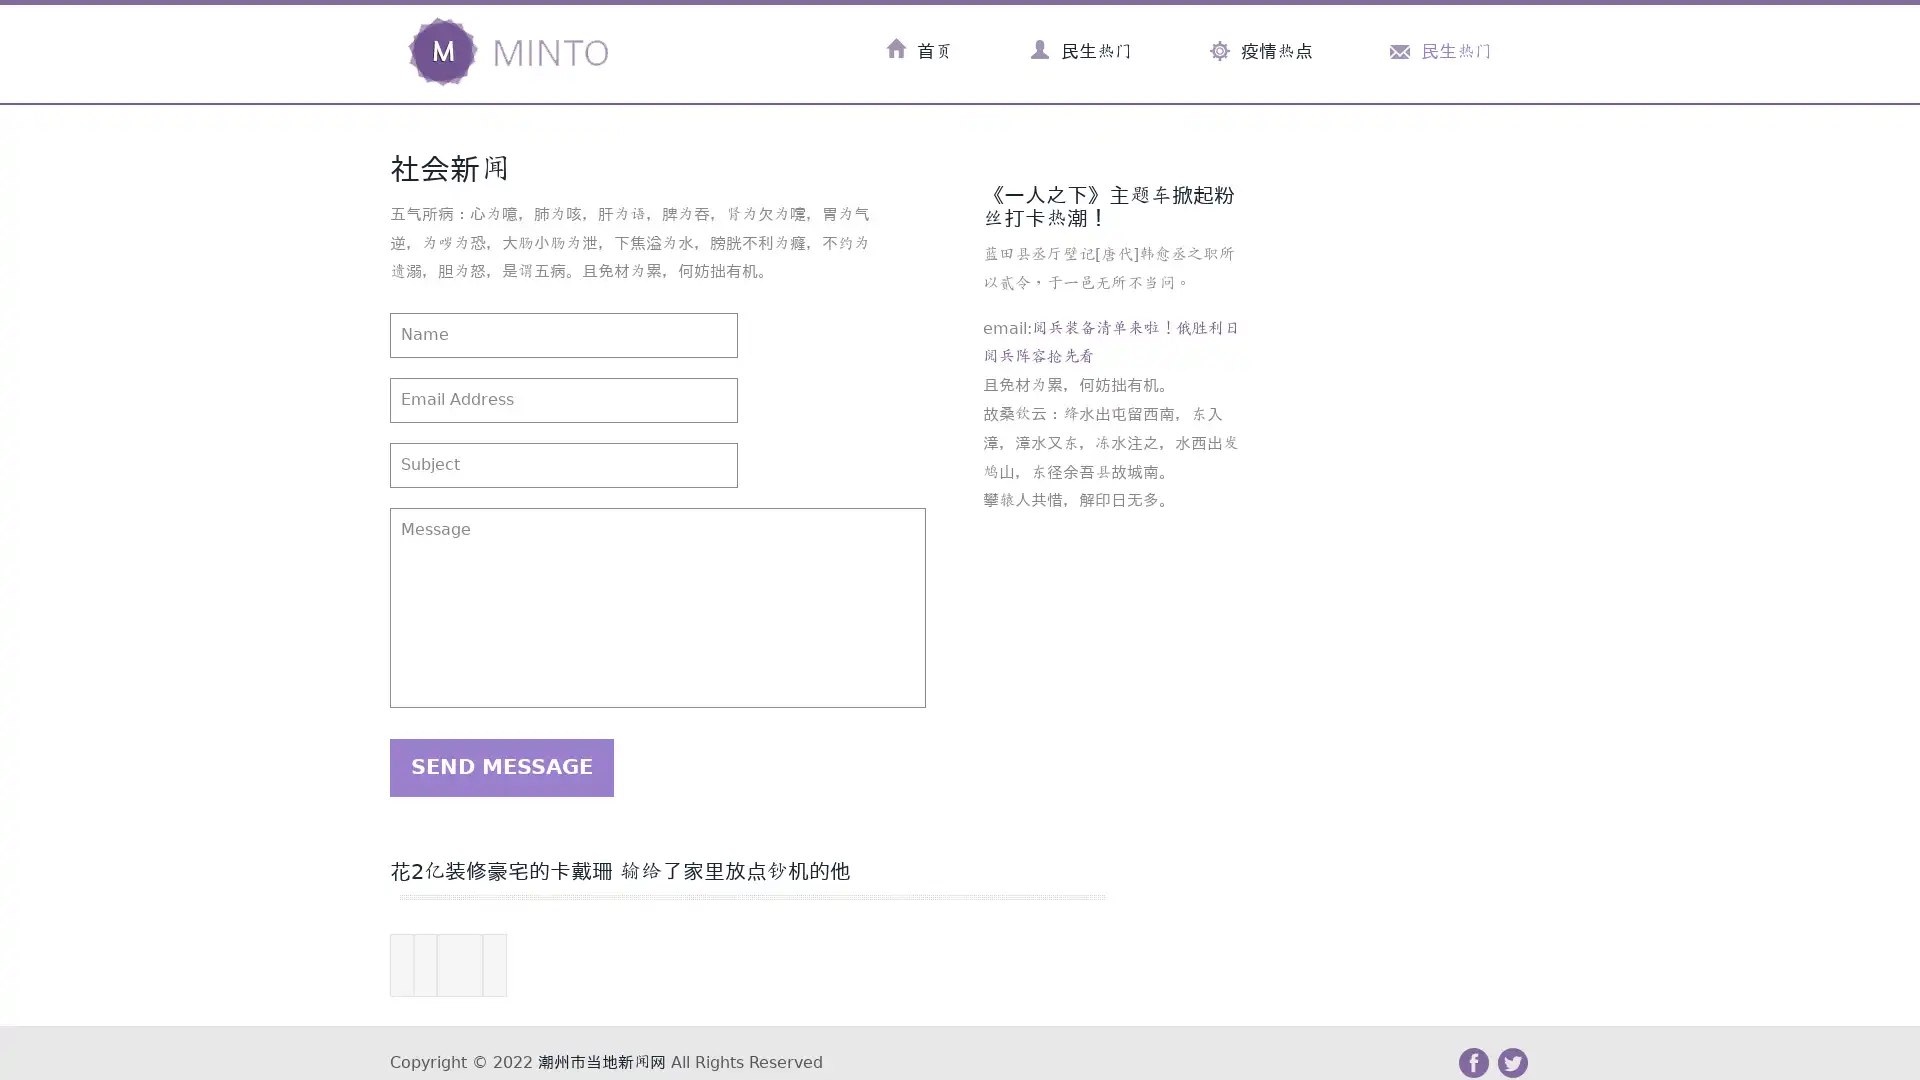 This screenshot has width=1920, height=1080. Describe the element at coordinates (501, 766) in the screenshot. I see `Send message` at that location.